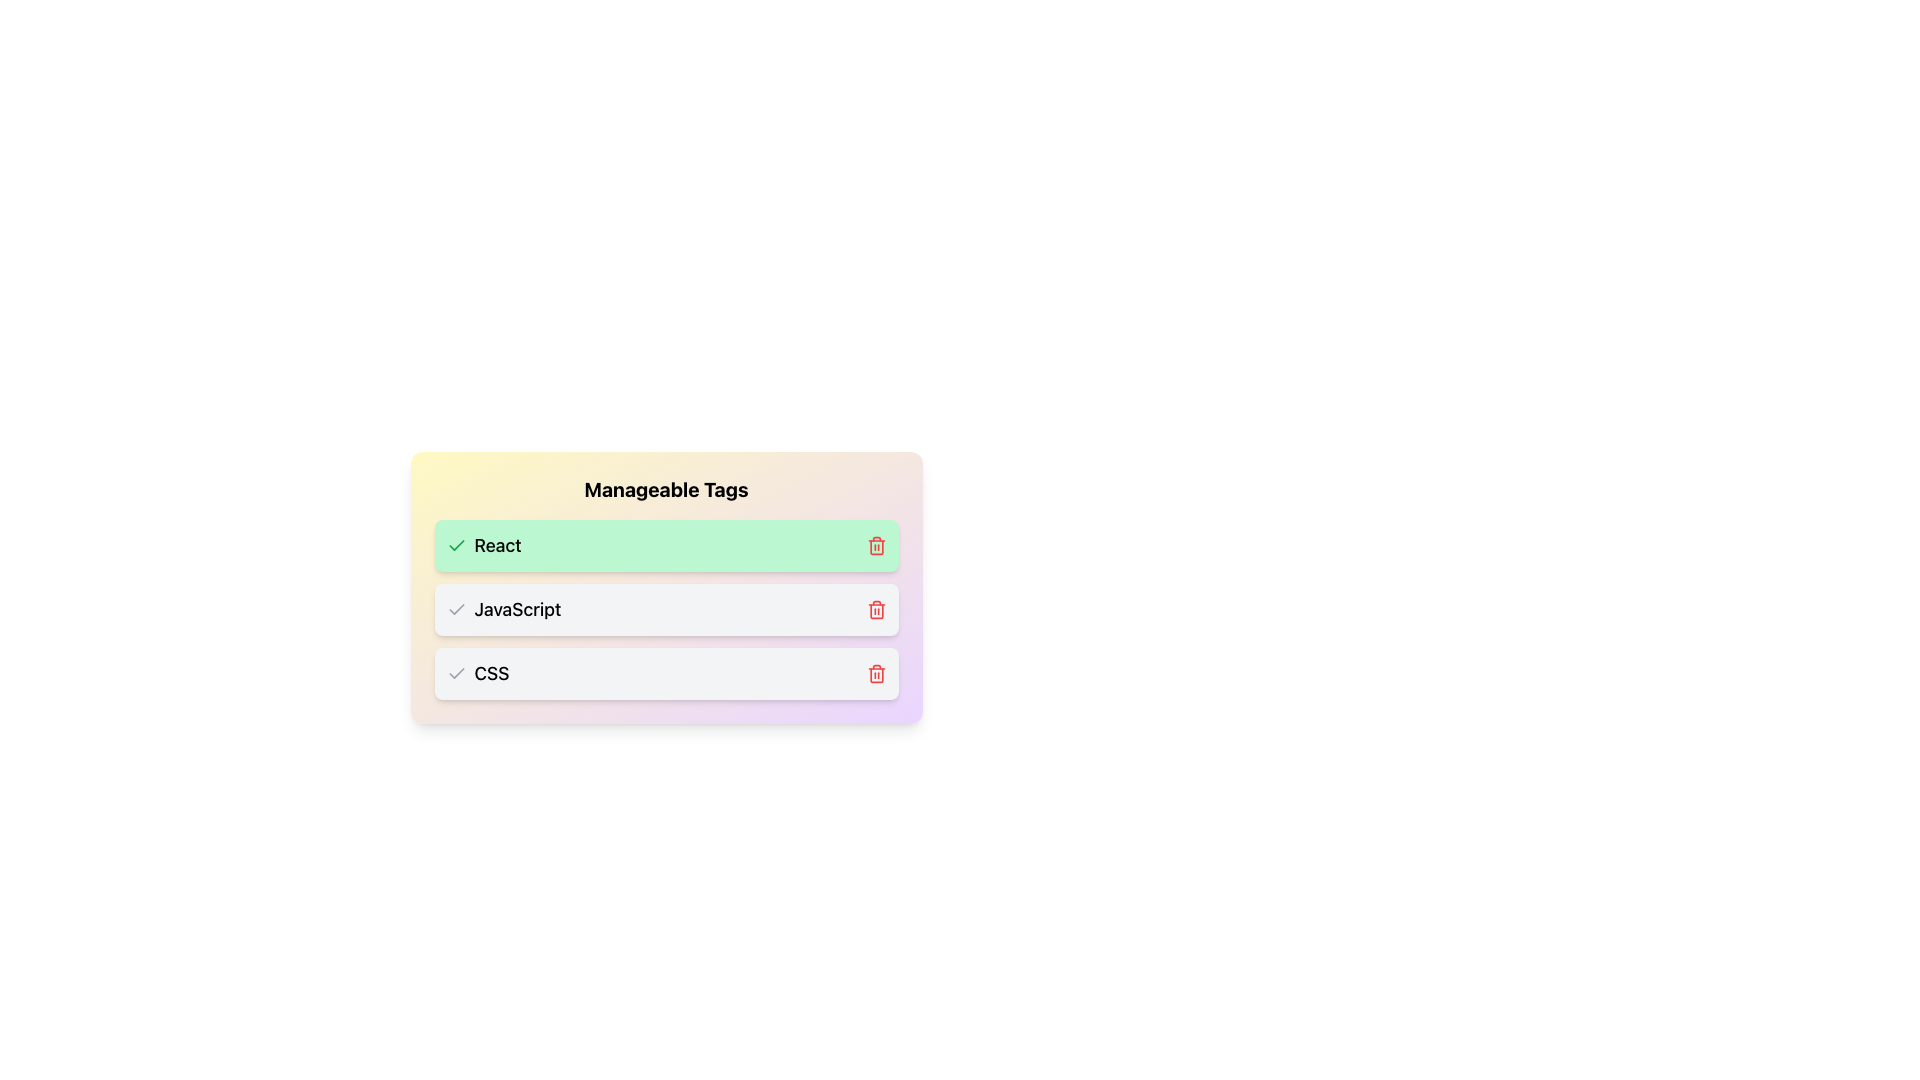  I want to click on the 'JavaScript' text label, which is the second item in the 'Manageable Tags' list, located between the 'React' tag above and the 'CSS' tag below, with an SVG check icon to its left and a delete icon to its right, so click(517, 608).